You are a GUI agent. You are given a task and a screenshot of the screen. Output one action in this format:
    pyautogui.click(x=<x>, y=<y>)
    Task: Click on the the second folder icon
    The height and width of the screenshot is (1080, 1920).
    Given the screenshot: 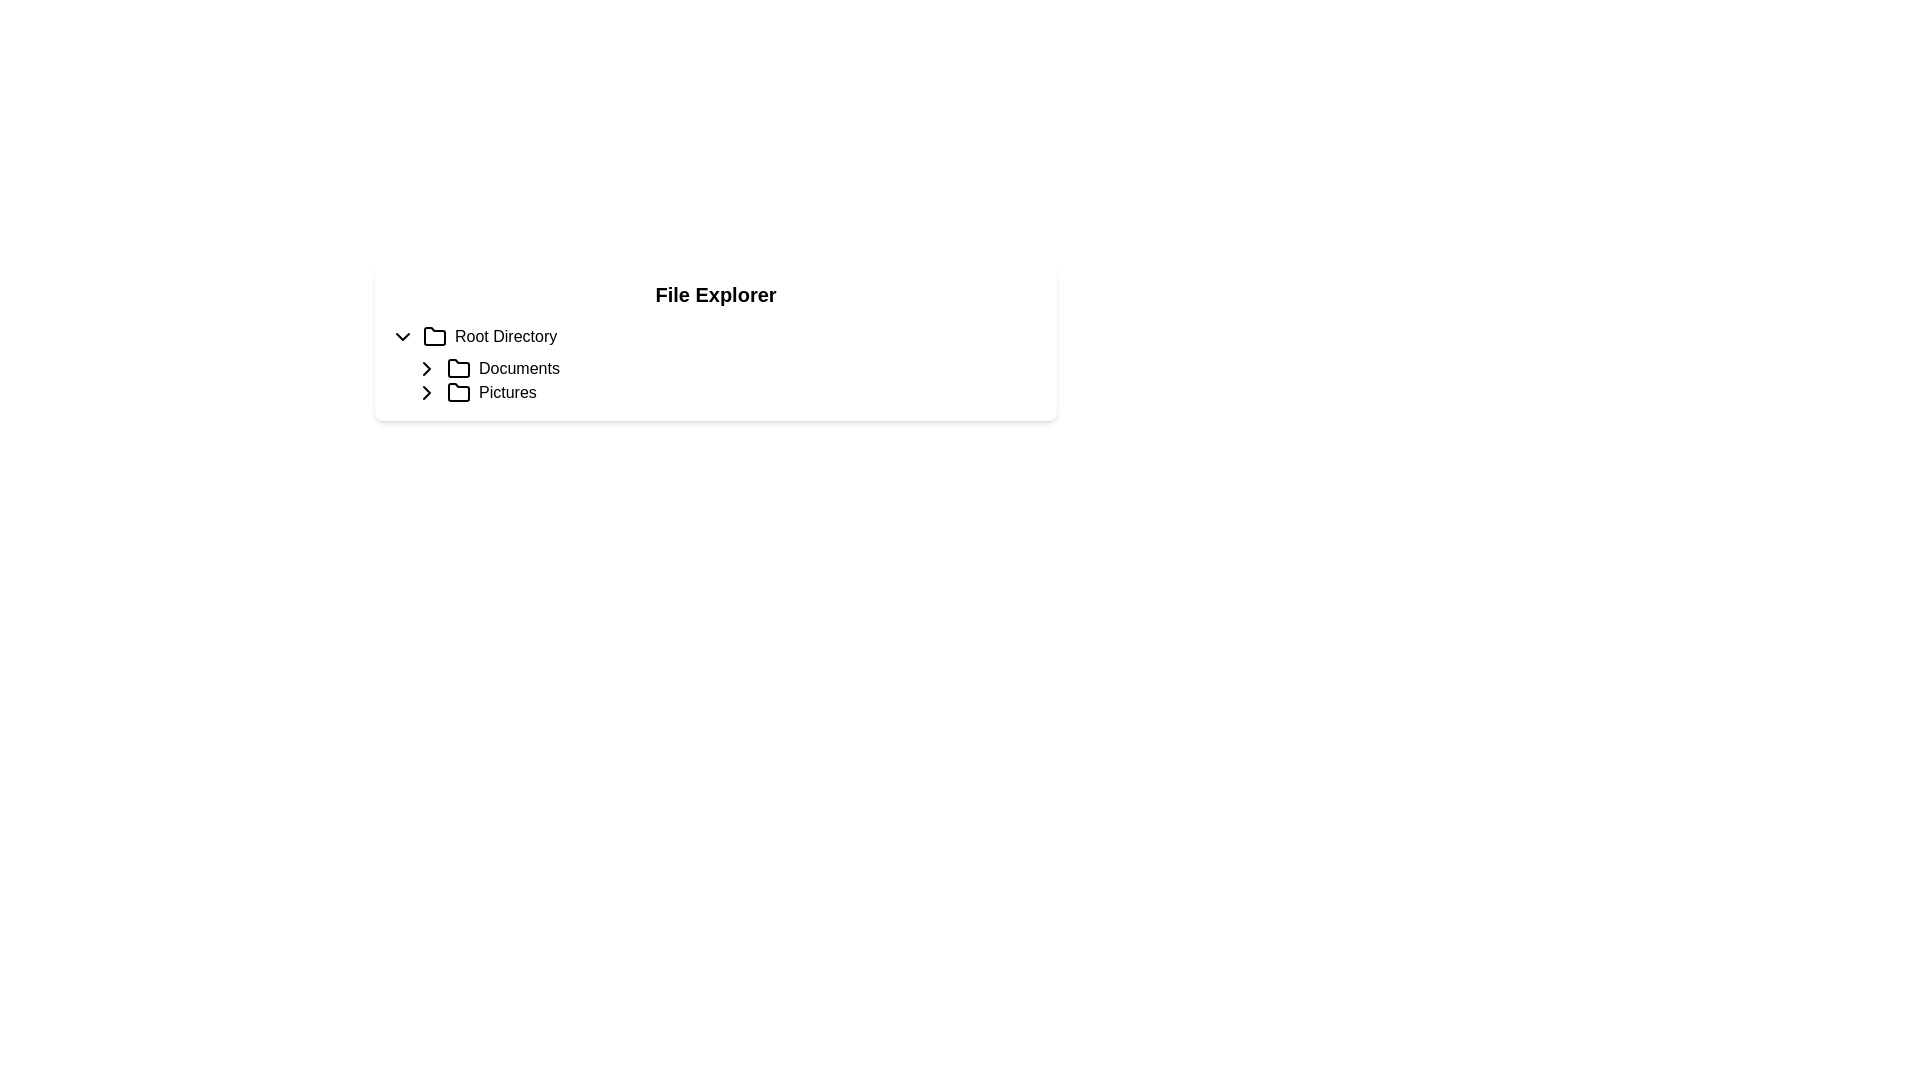 What is the action you would take?
    pyautogui.click(x=458, y=368)
    